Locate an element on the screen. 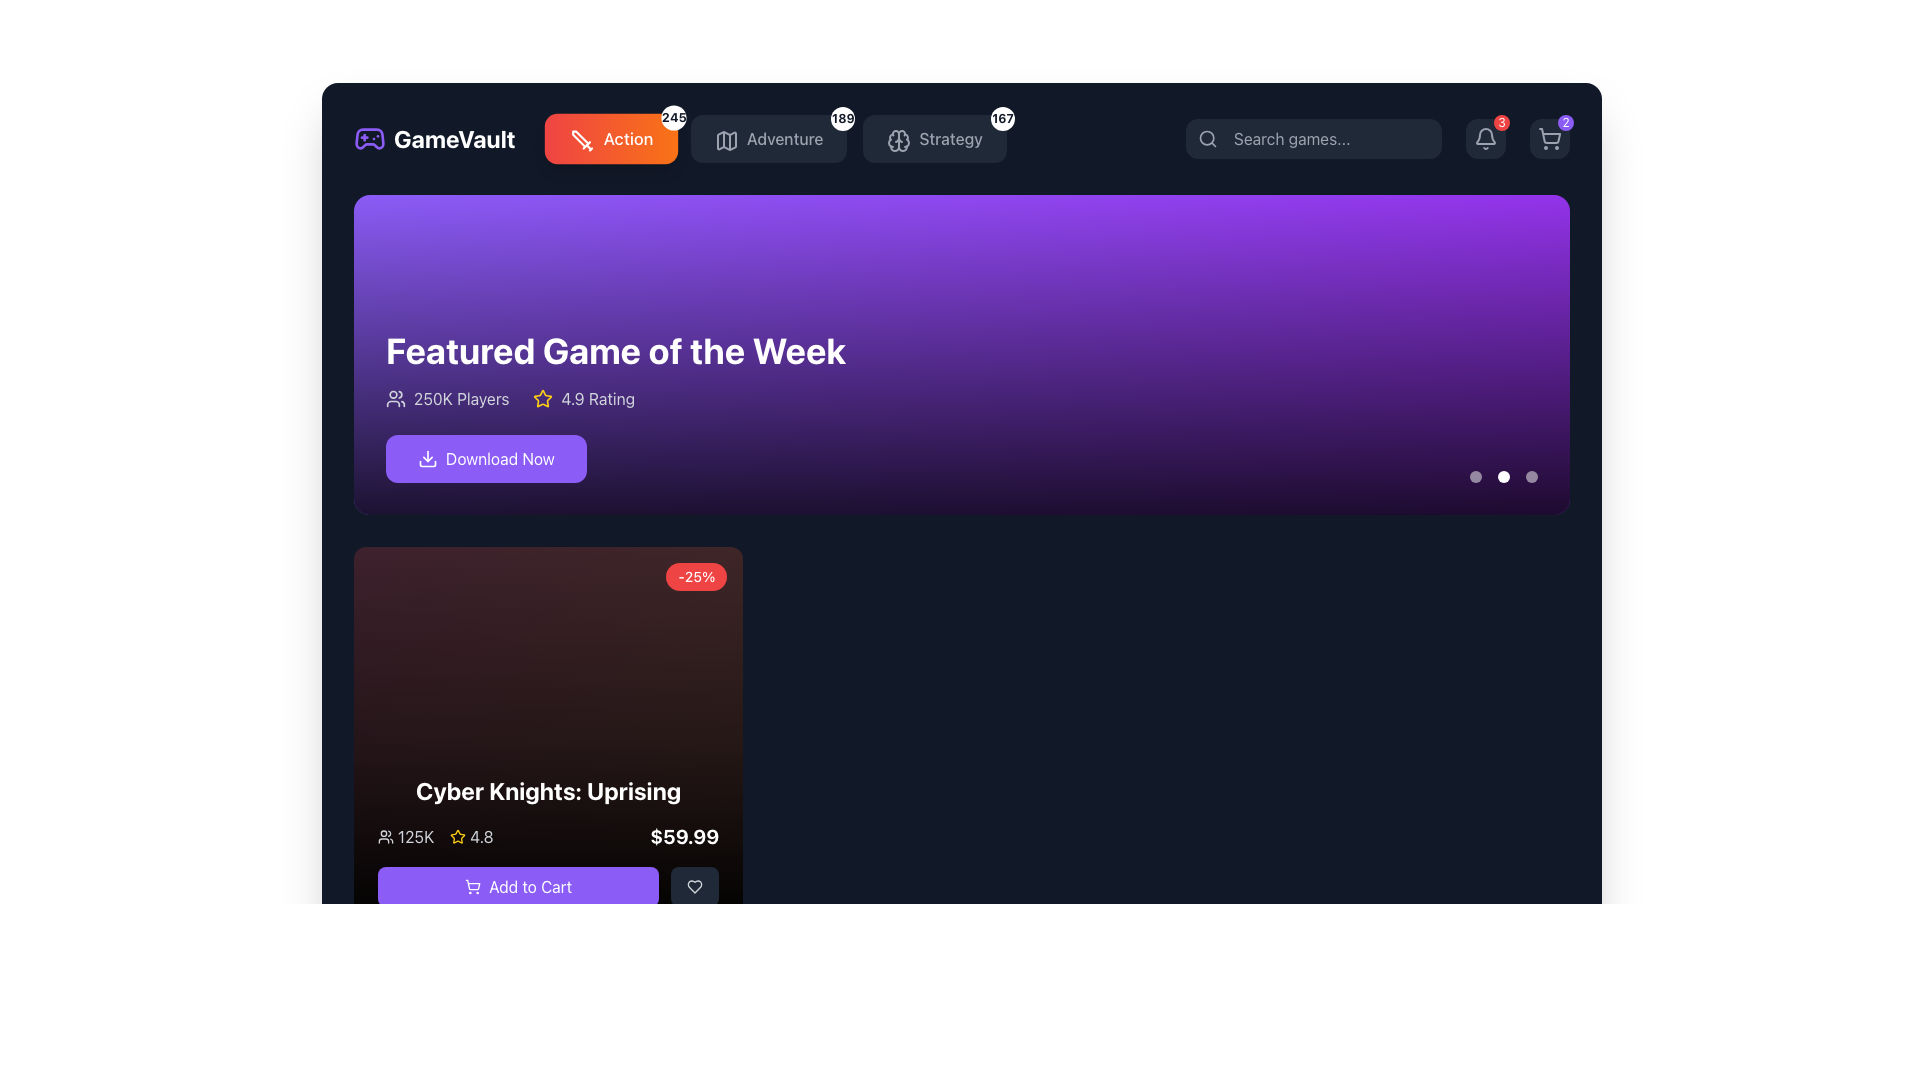 The width and height of the screenshot is (1920, 1080). the Text Label indicating the number of players associated with the 'Featured Game of the Week', which is positioned between a user icon and a '4.9 Rating' display is located at coordinates (460, 398).